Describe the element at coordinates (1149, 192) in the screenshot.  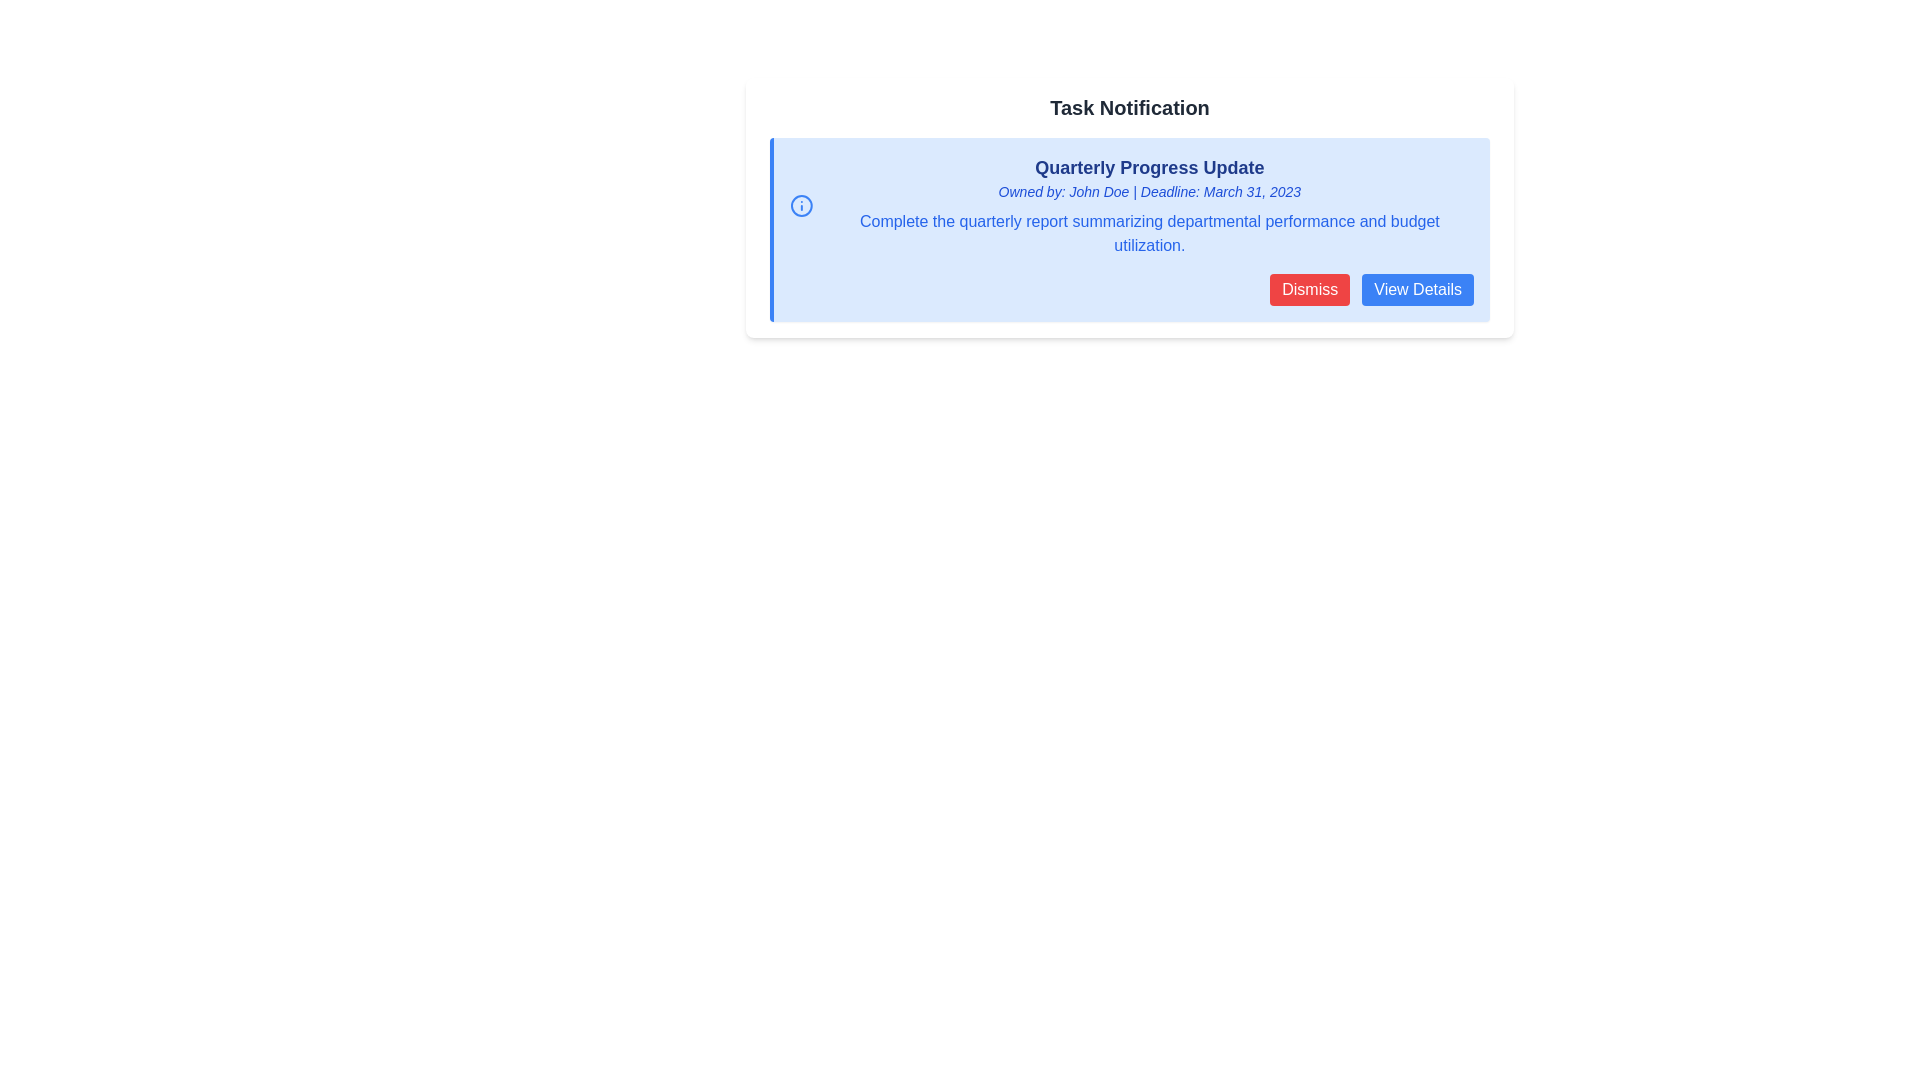
I see `the text label that reads 'Owned by: John Doe | Deadline: March 31, 2023', which is styled in small, italicized blue font and positioned between the header 'Quarterly Progress Update' and the descriptive text` at that location.